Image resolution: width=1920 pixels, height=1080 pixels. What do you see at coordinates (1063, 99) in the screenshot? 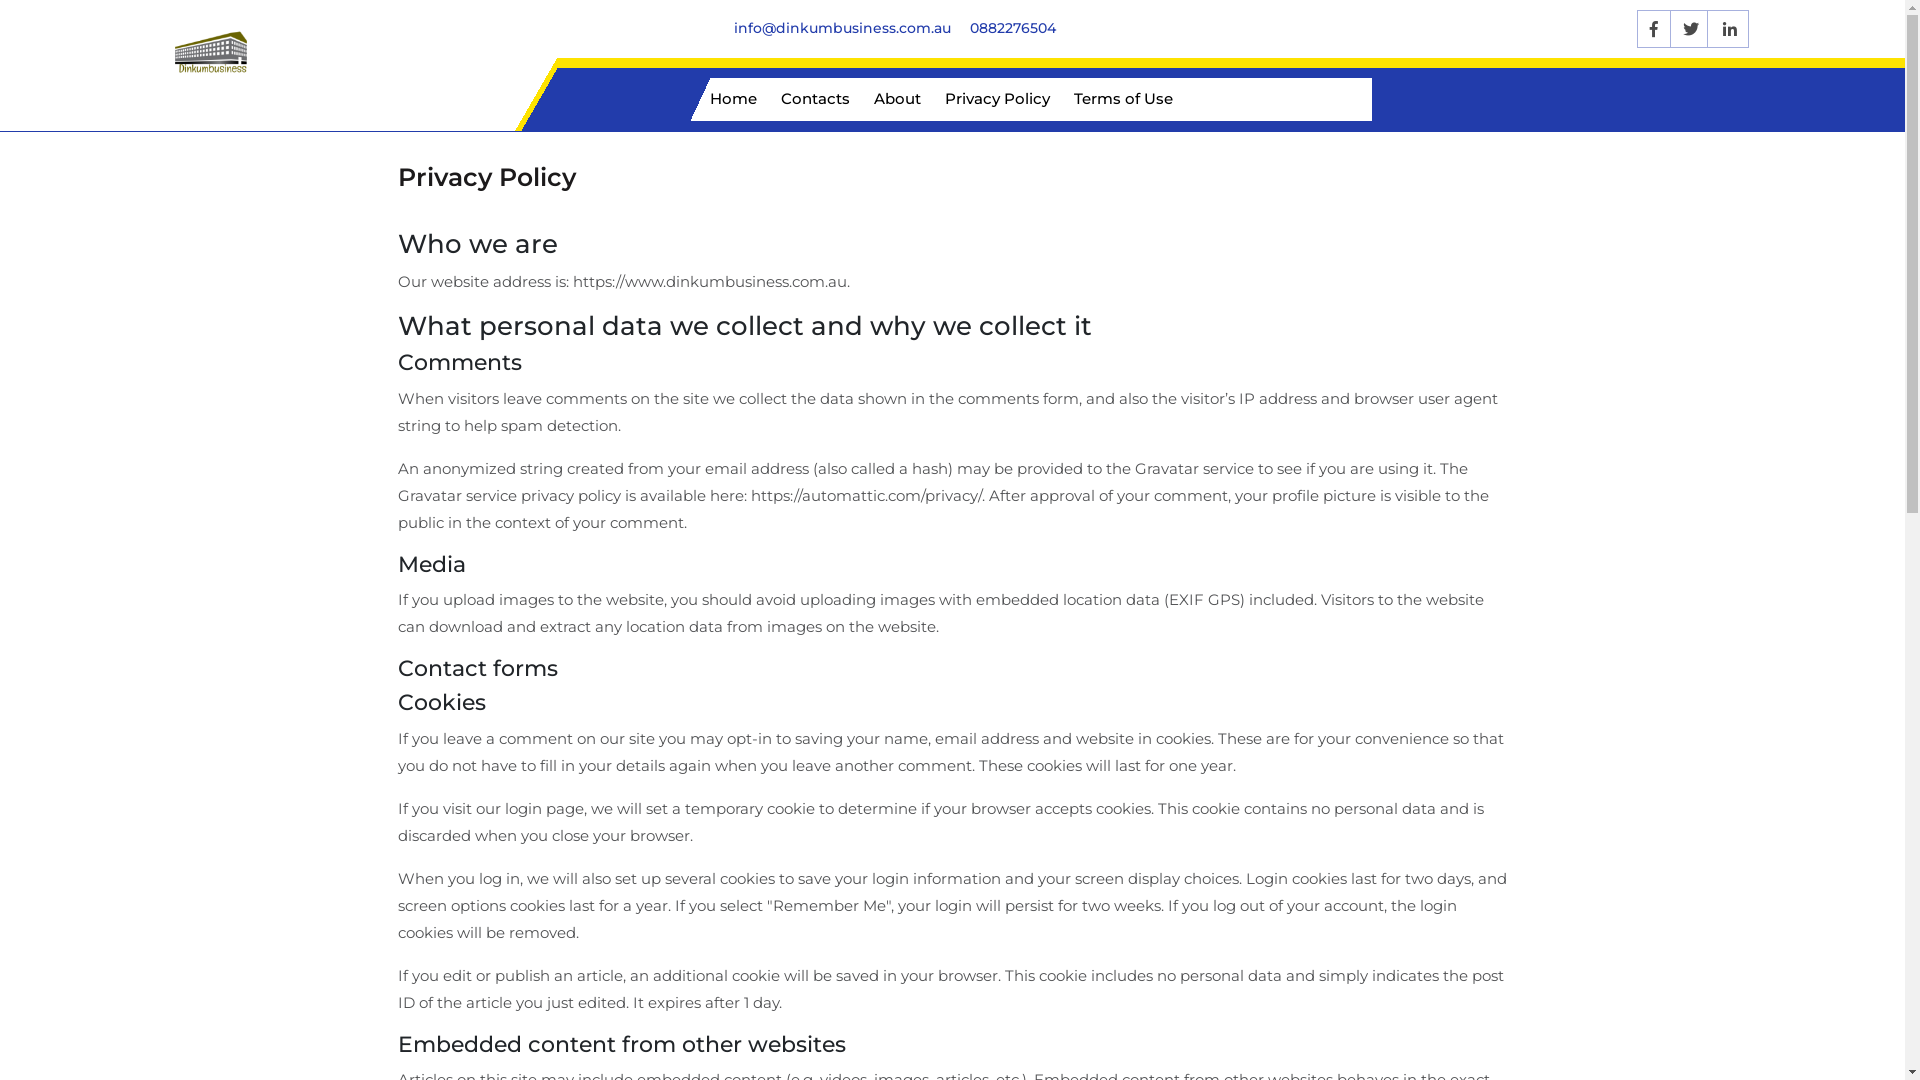
I see `'Terms of Use'` at bounding box center [1063, 99].